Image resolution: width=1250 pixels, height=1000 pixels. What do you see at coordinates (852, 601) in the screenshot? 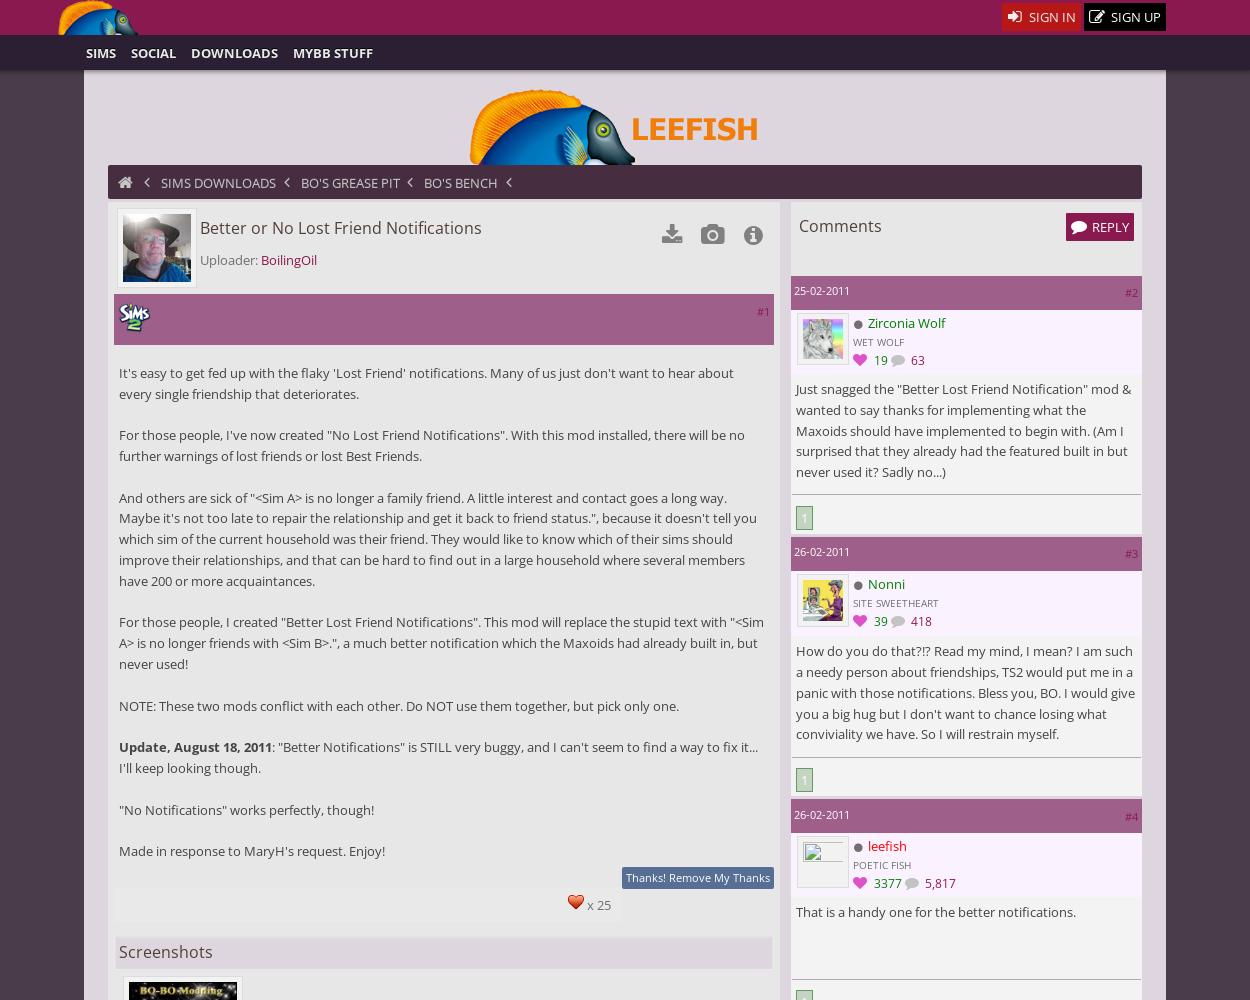
I see `'Site Sweetheart'` at bounding box center [852, 601].